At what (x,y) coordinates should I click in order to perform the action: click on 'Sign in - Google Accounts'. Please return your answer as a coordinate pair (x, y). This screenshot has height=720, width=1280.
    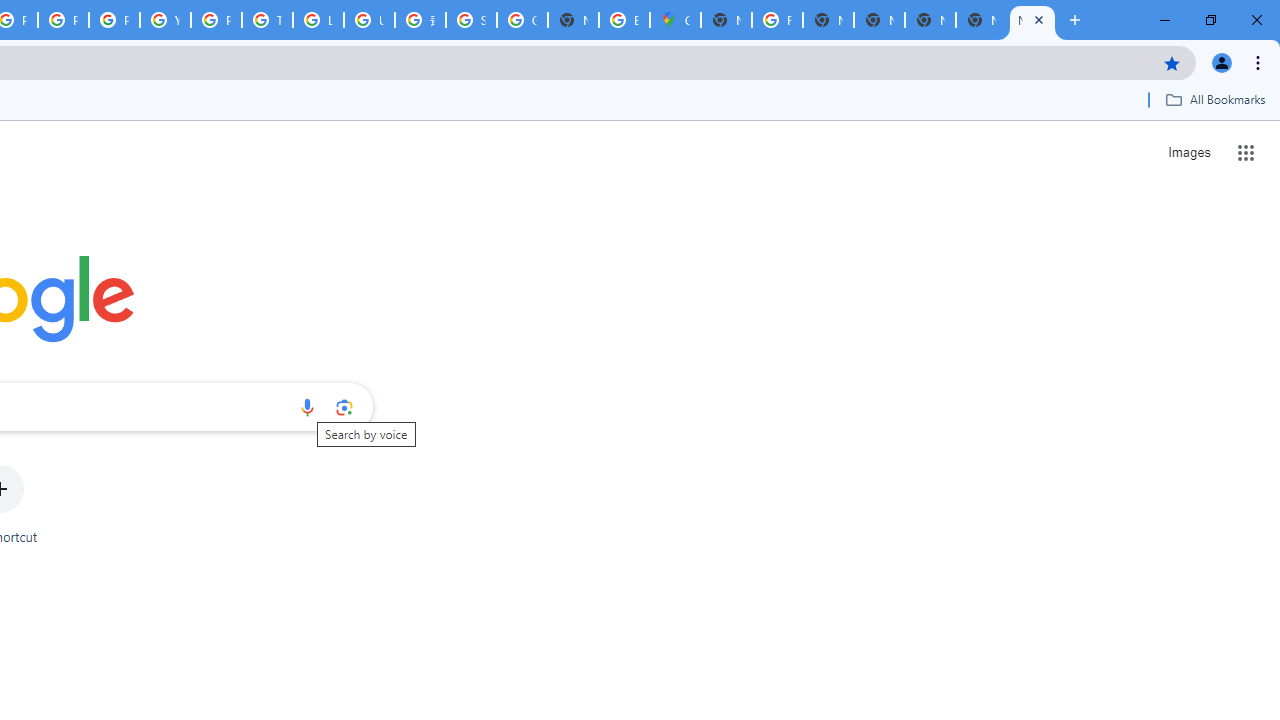
    Looking at the image, I should click on (470, 20).